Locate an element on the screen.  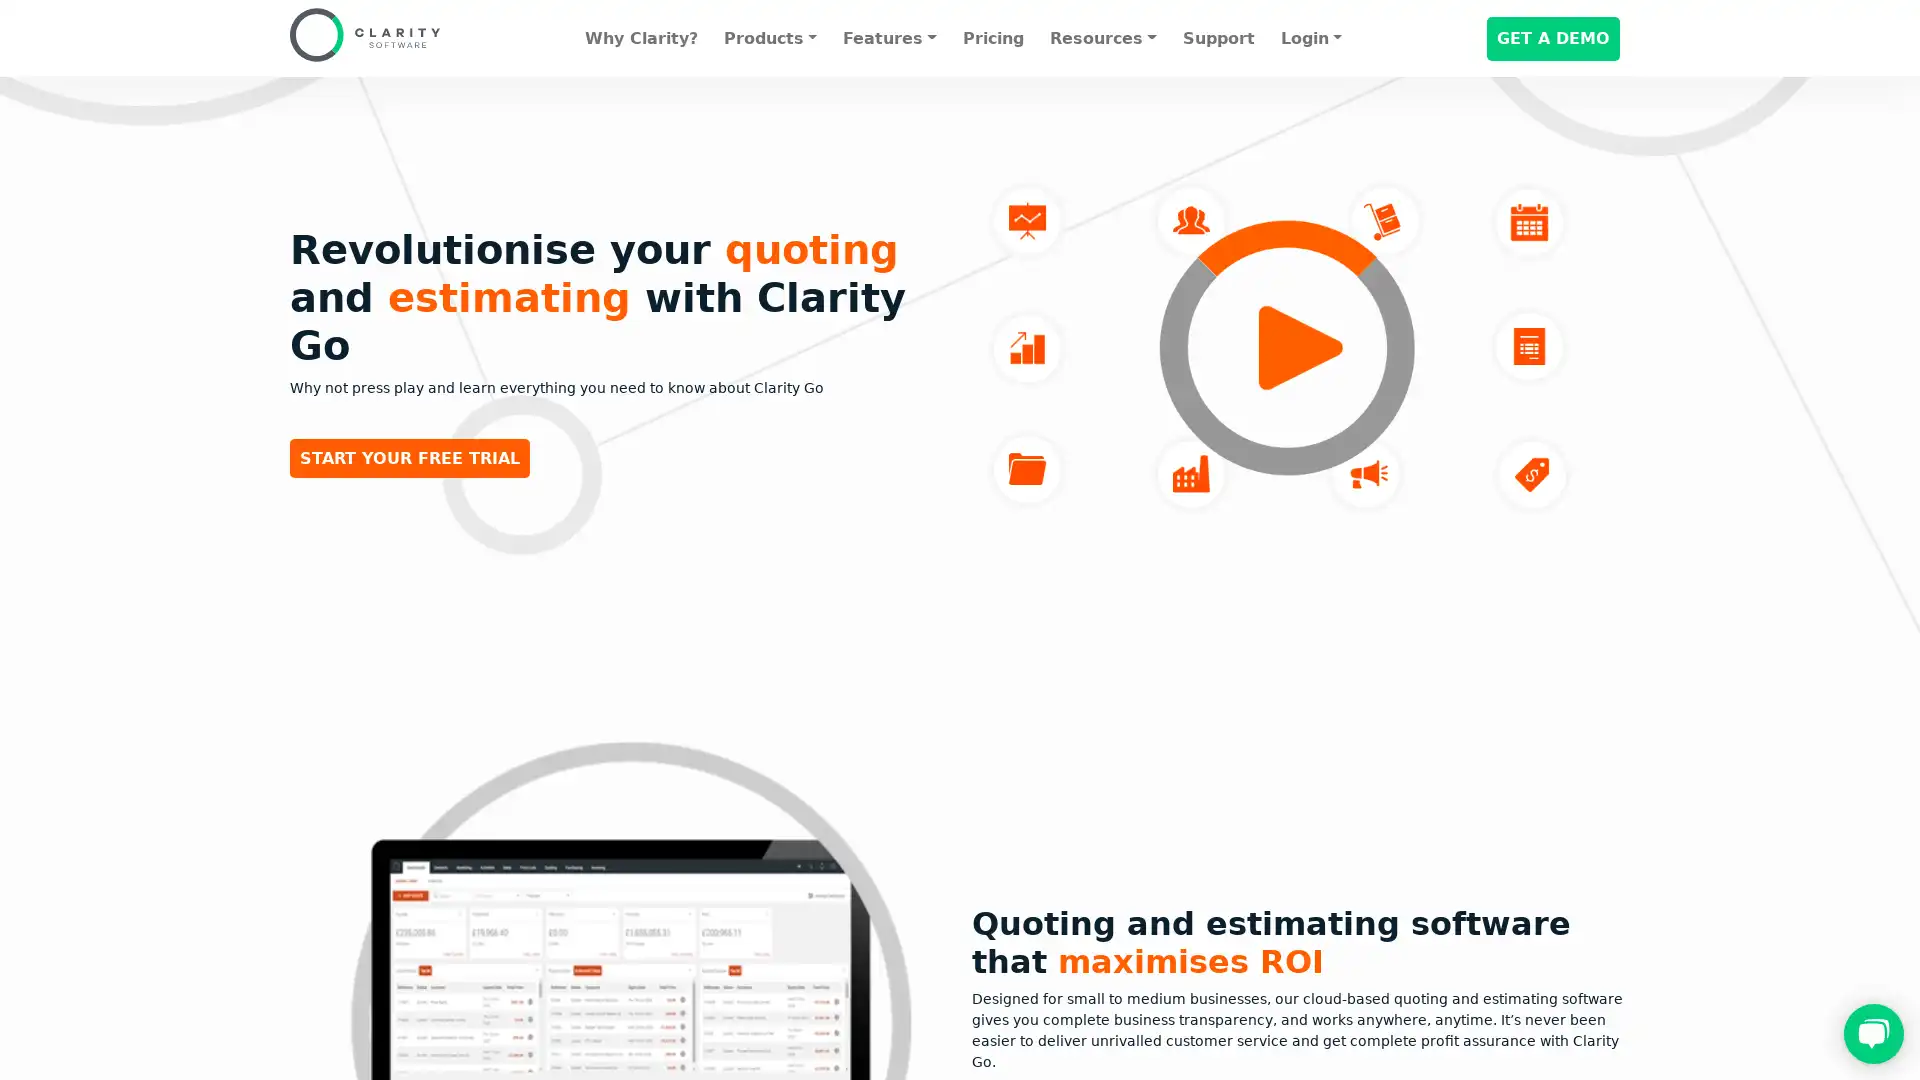
Resources is located at coordinates (1102, 38).